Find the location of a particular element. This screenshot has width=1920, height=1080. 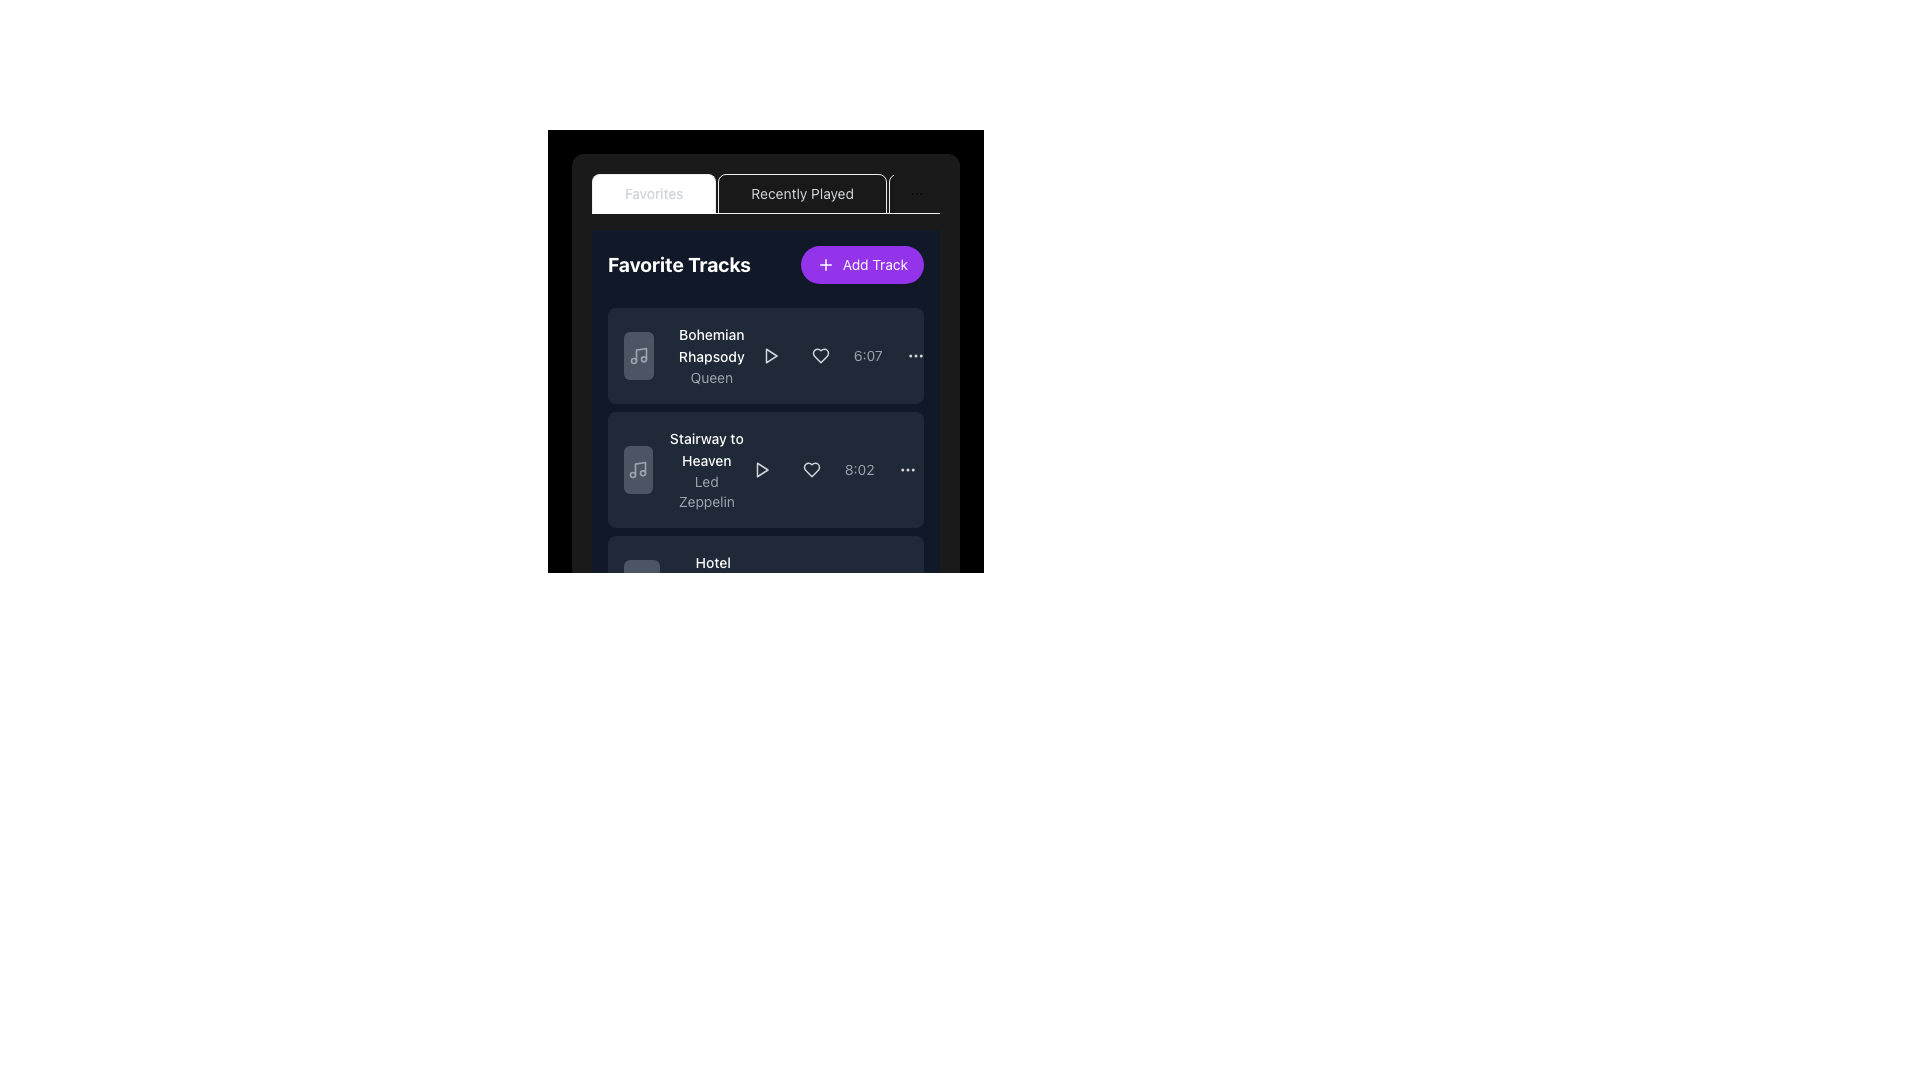

the Tab indicator bar located directly under the active tab labeled 'Favorites' in the tab navigation component is located at coordinates (654, 212).